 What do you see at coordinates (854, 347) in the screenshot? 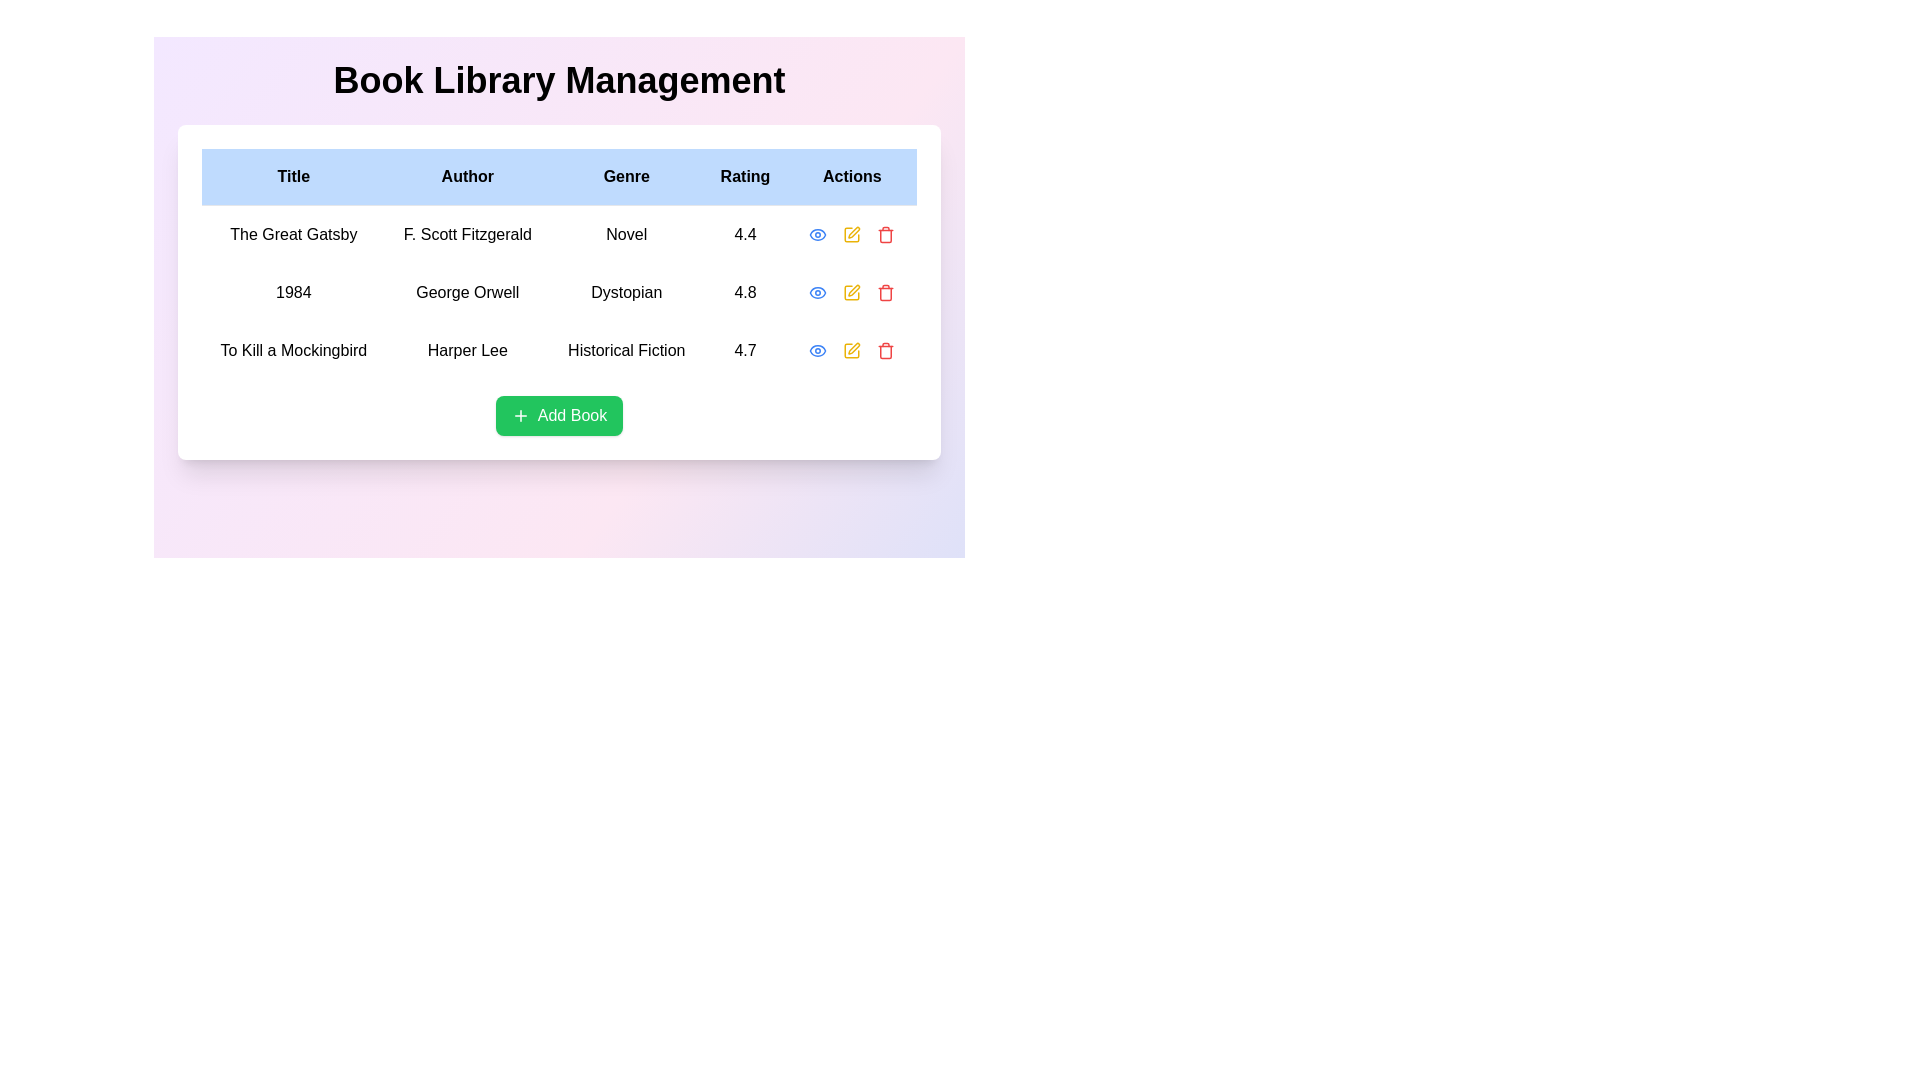
I see `the 'edit' icon button located in the 'Actions' column of the third row, corresponding to the book 'To Kill a Mockingbird'` at bounding box center [854, 347].